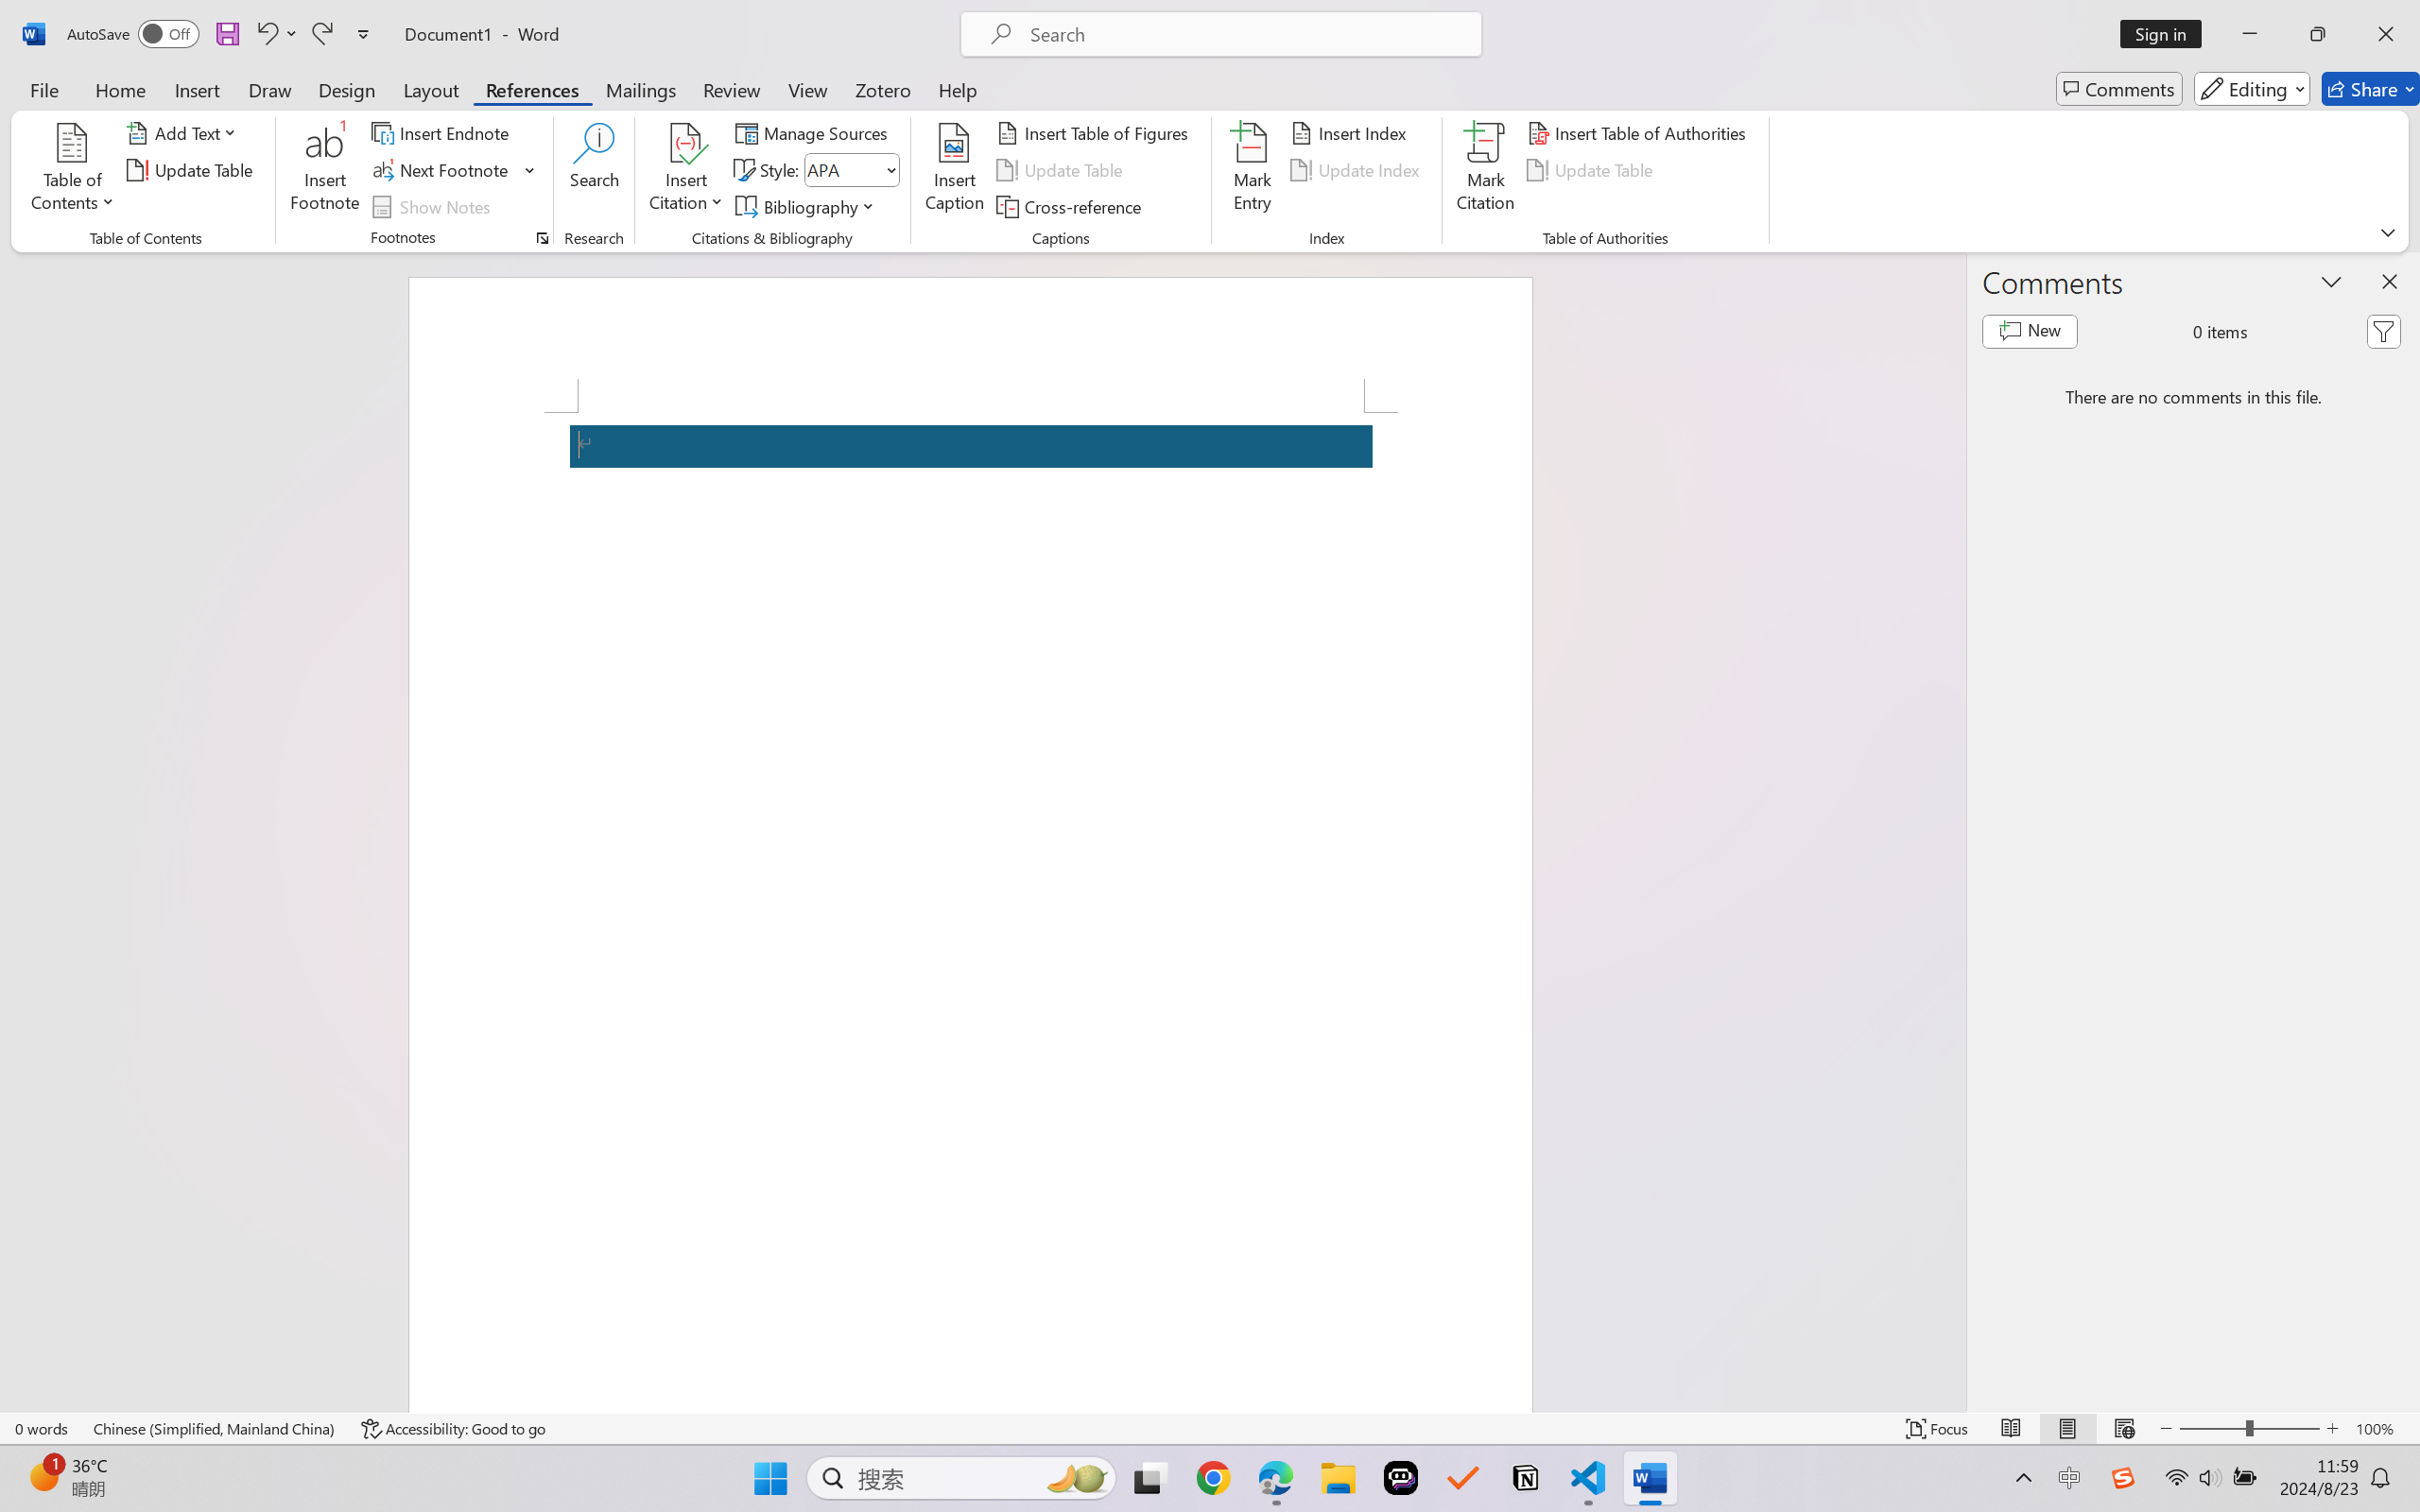  What do you see at coordinates (1072, 207) in the screenshot?
I see `'Cross-reference...'` at bounding box center [1072, 207].